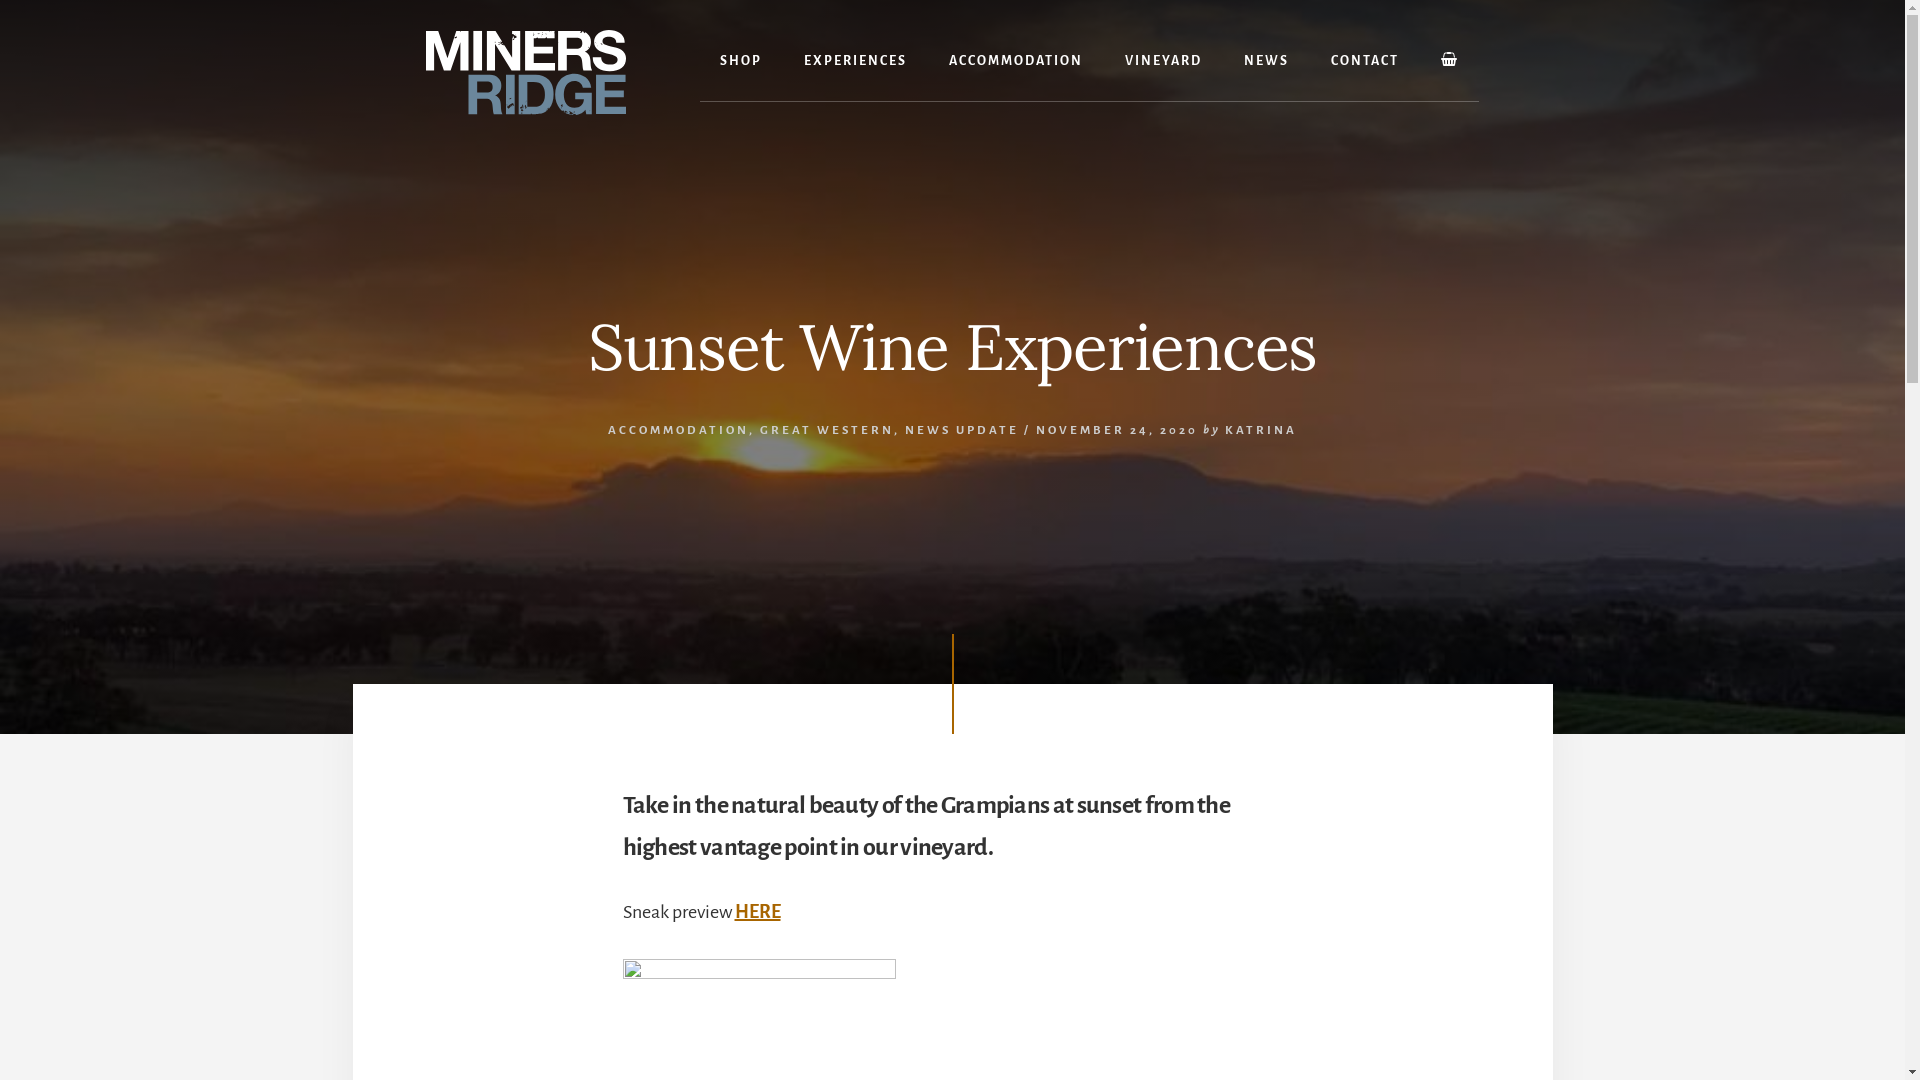 This screenshot has height=1080, width=1920. I want to click on 'Skip to content', so click(0, 0).